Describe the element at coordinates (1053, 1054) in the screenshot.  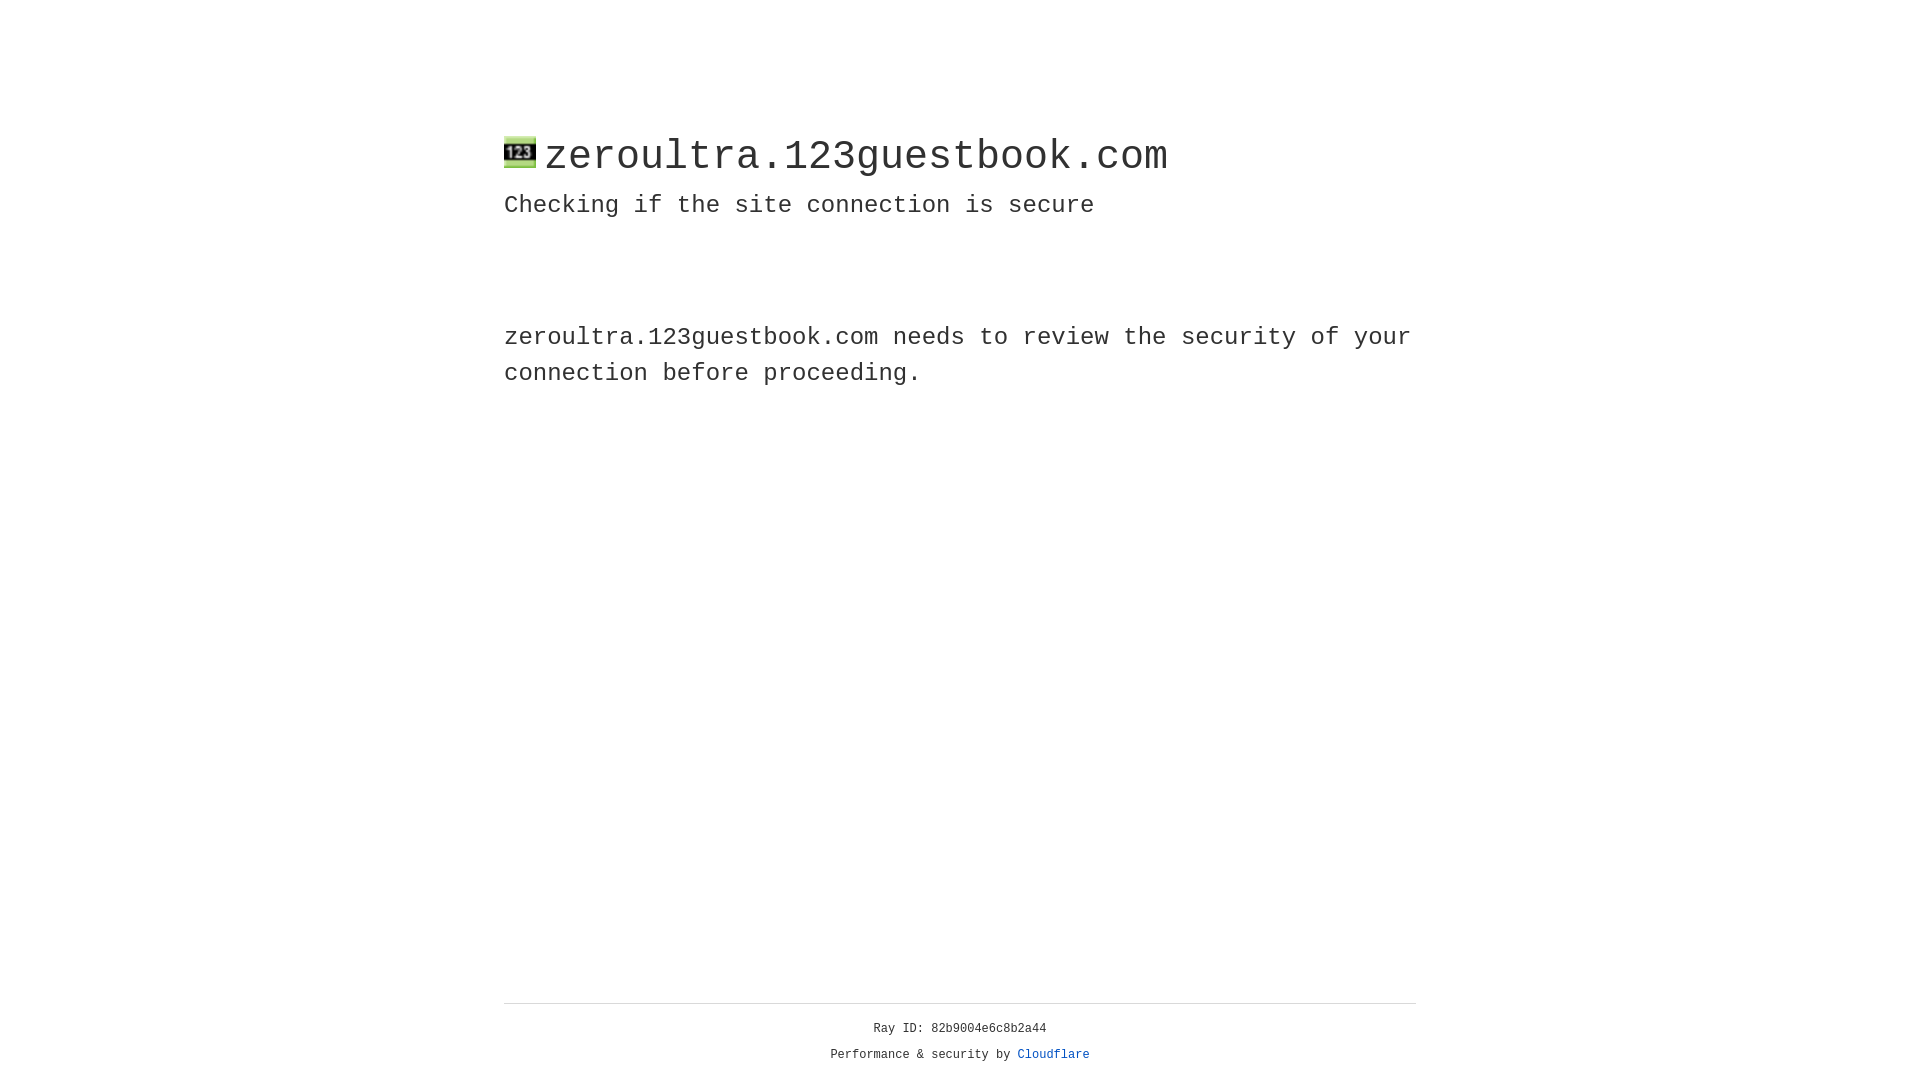
I see `'Cloudflare'` at that location.